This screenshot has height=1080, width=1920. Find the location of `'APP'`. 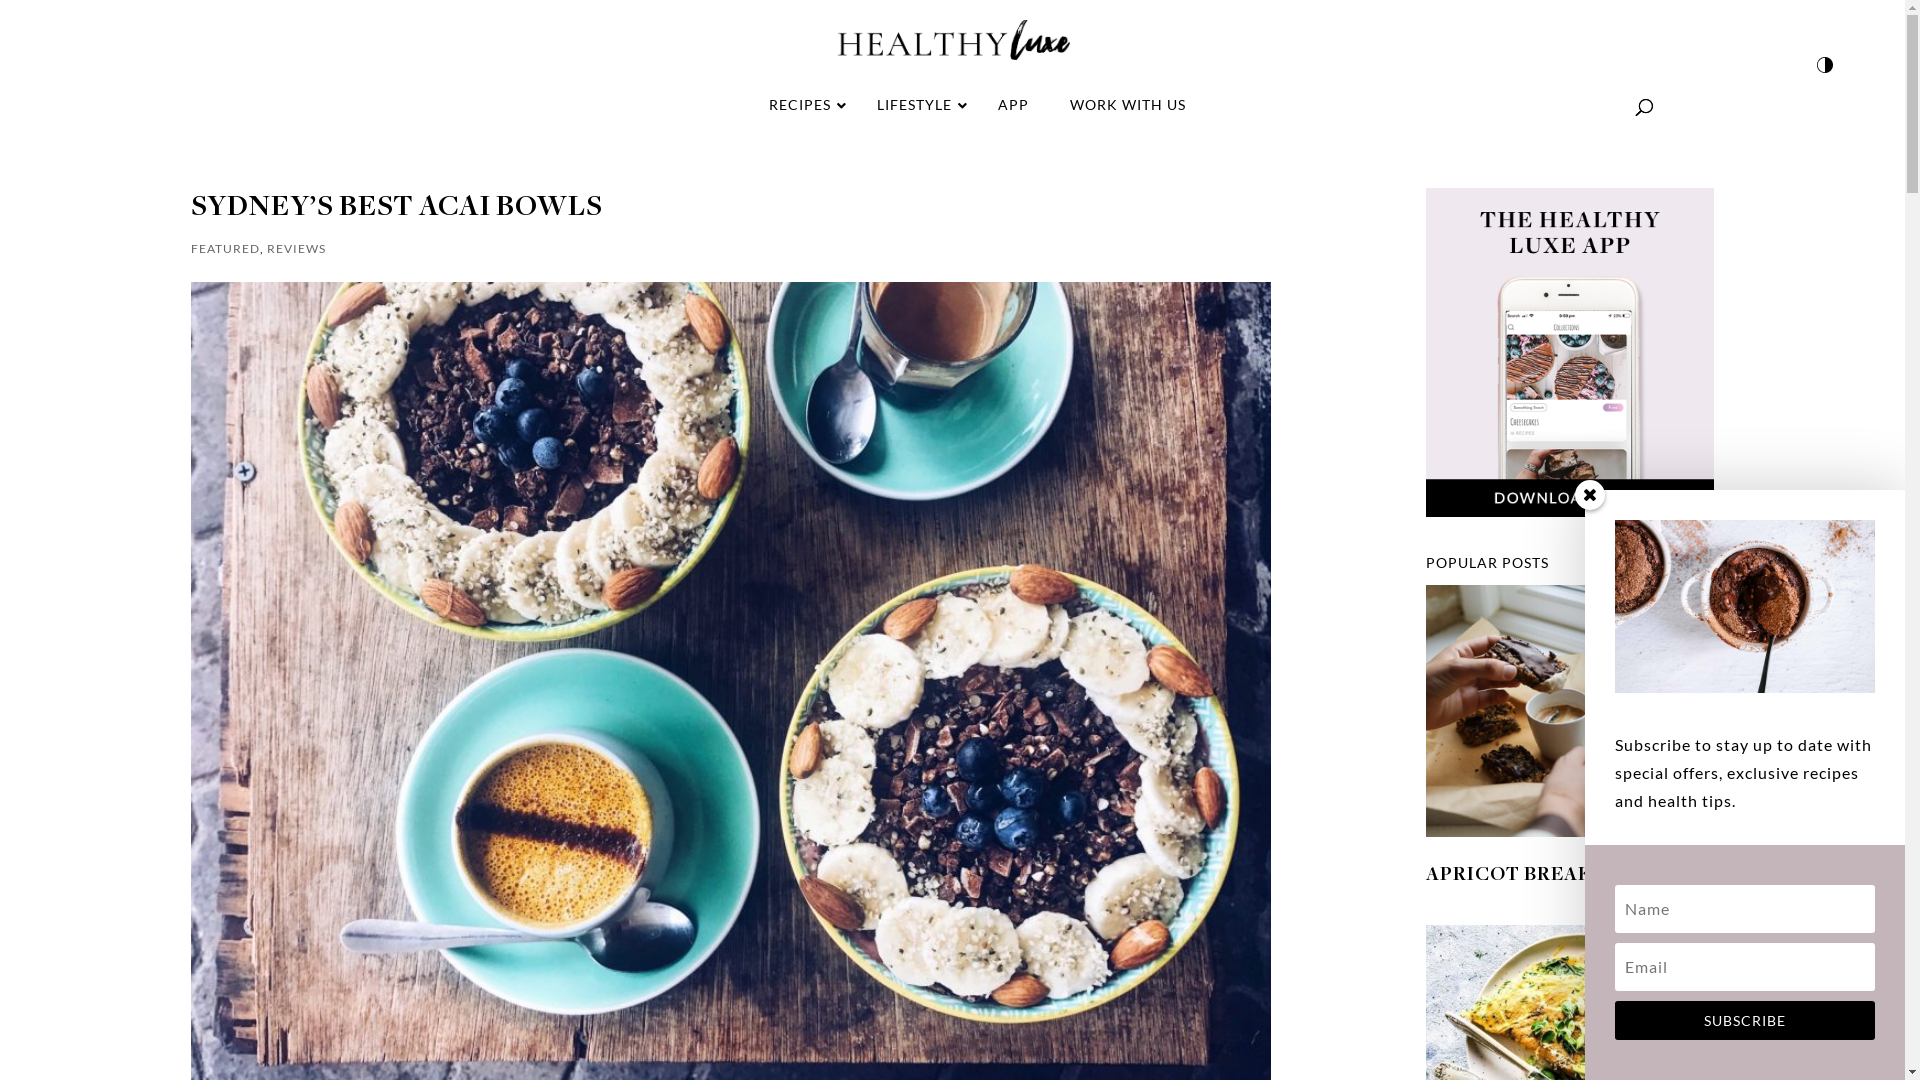

'APP' is located at coordinates (1012, 104).